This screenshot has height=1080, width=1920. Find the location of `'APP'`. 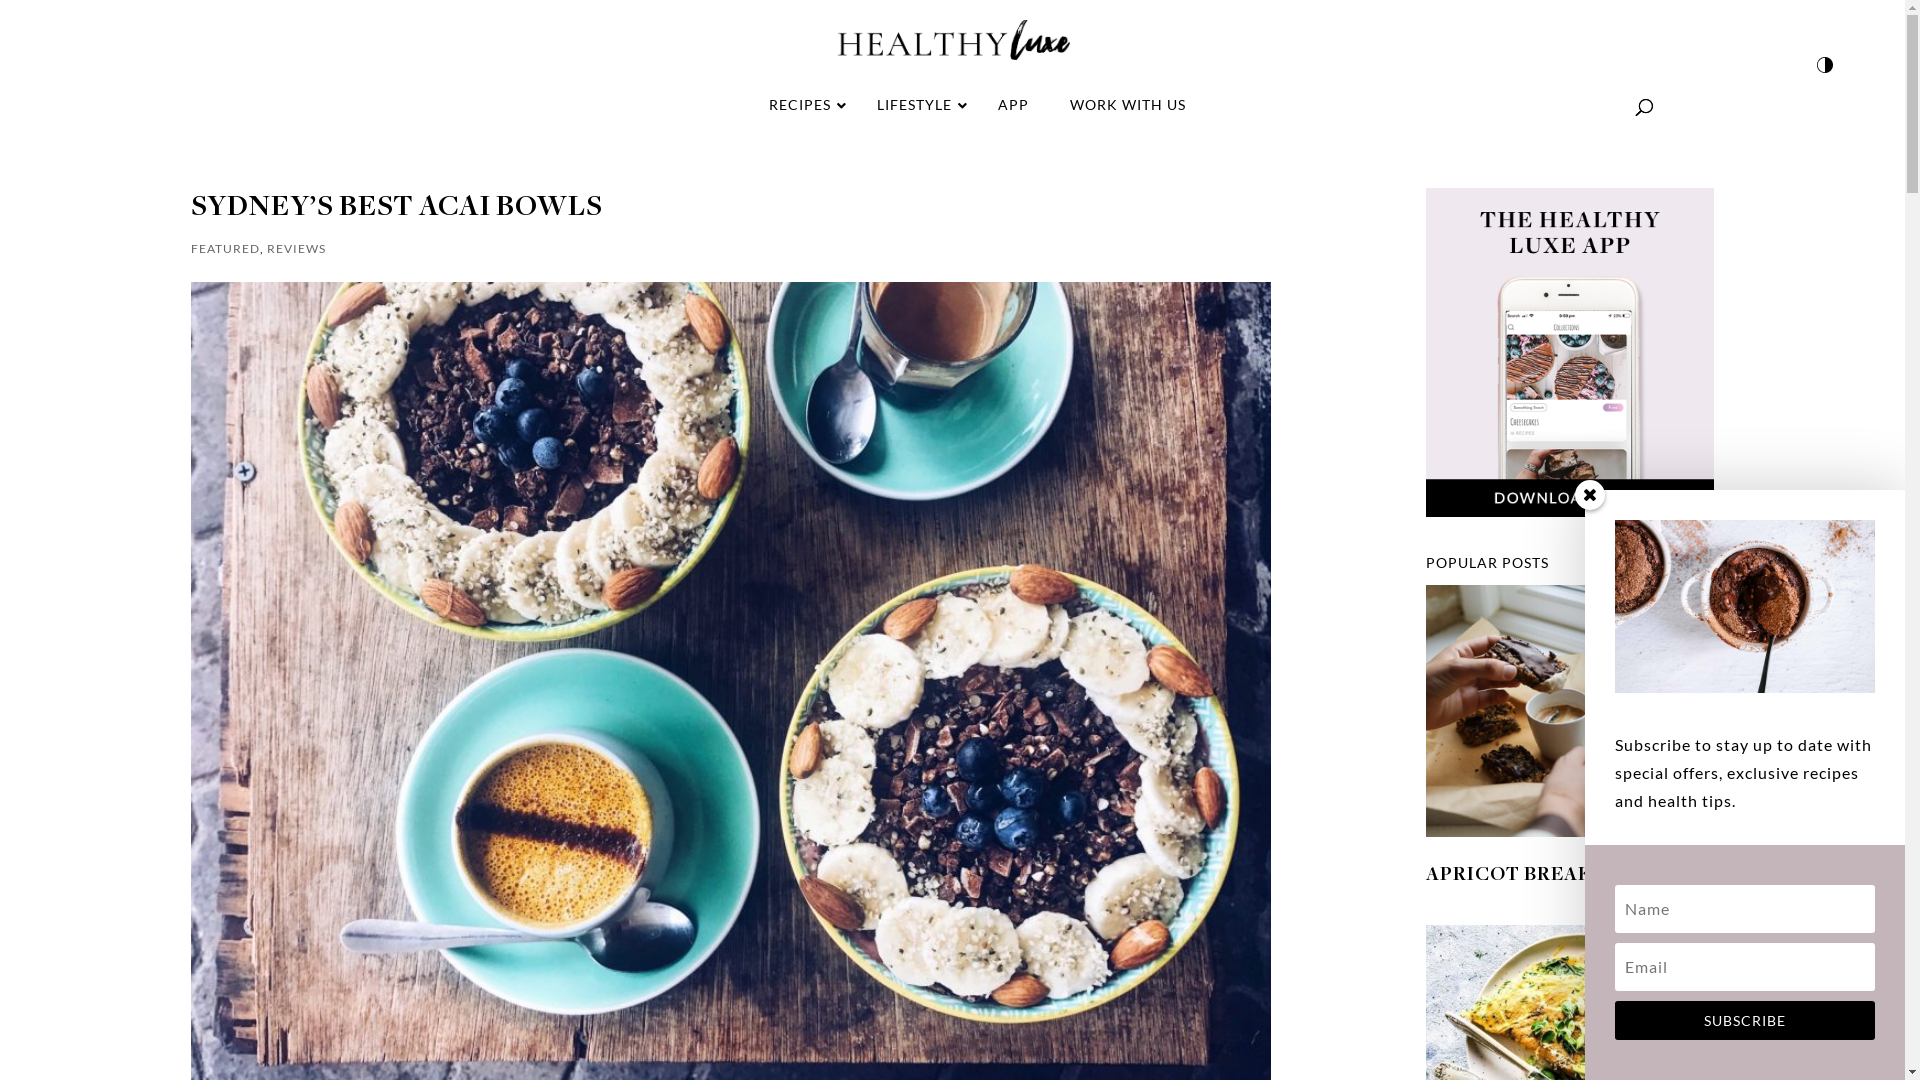

'APP' is located at coordinates (1012, 104).